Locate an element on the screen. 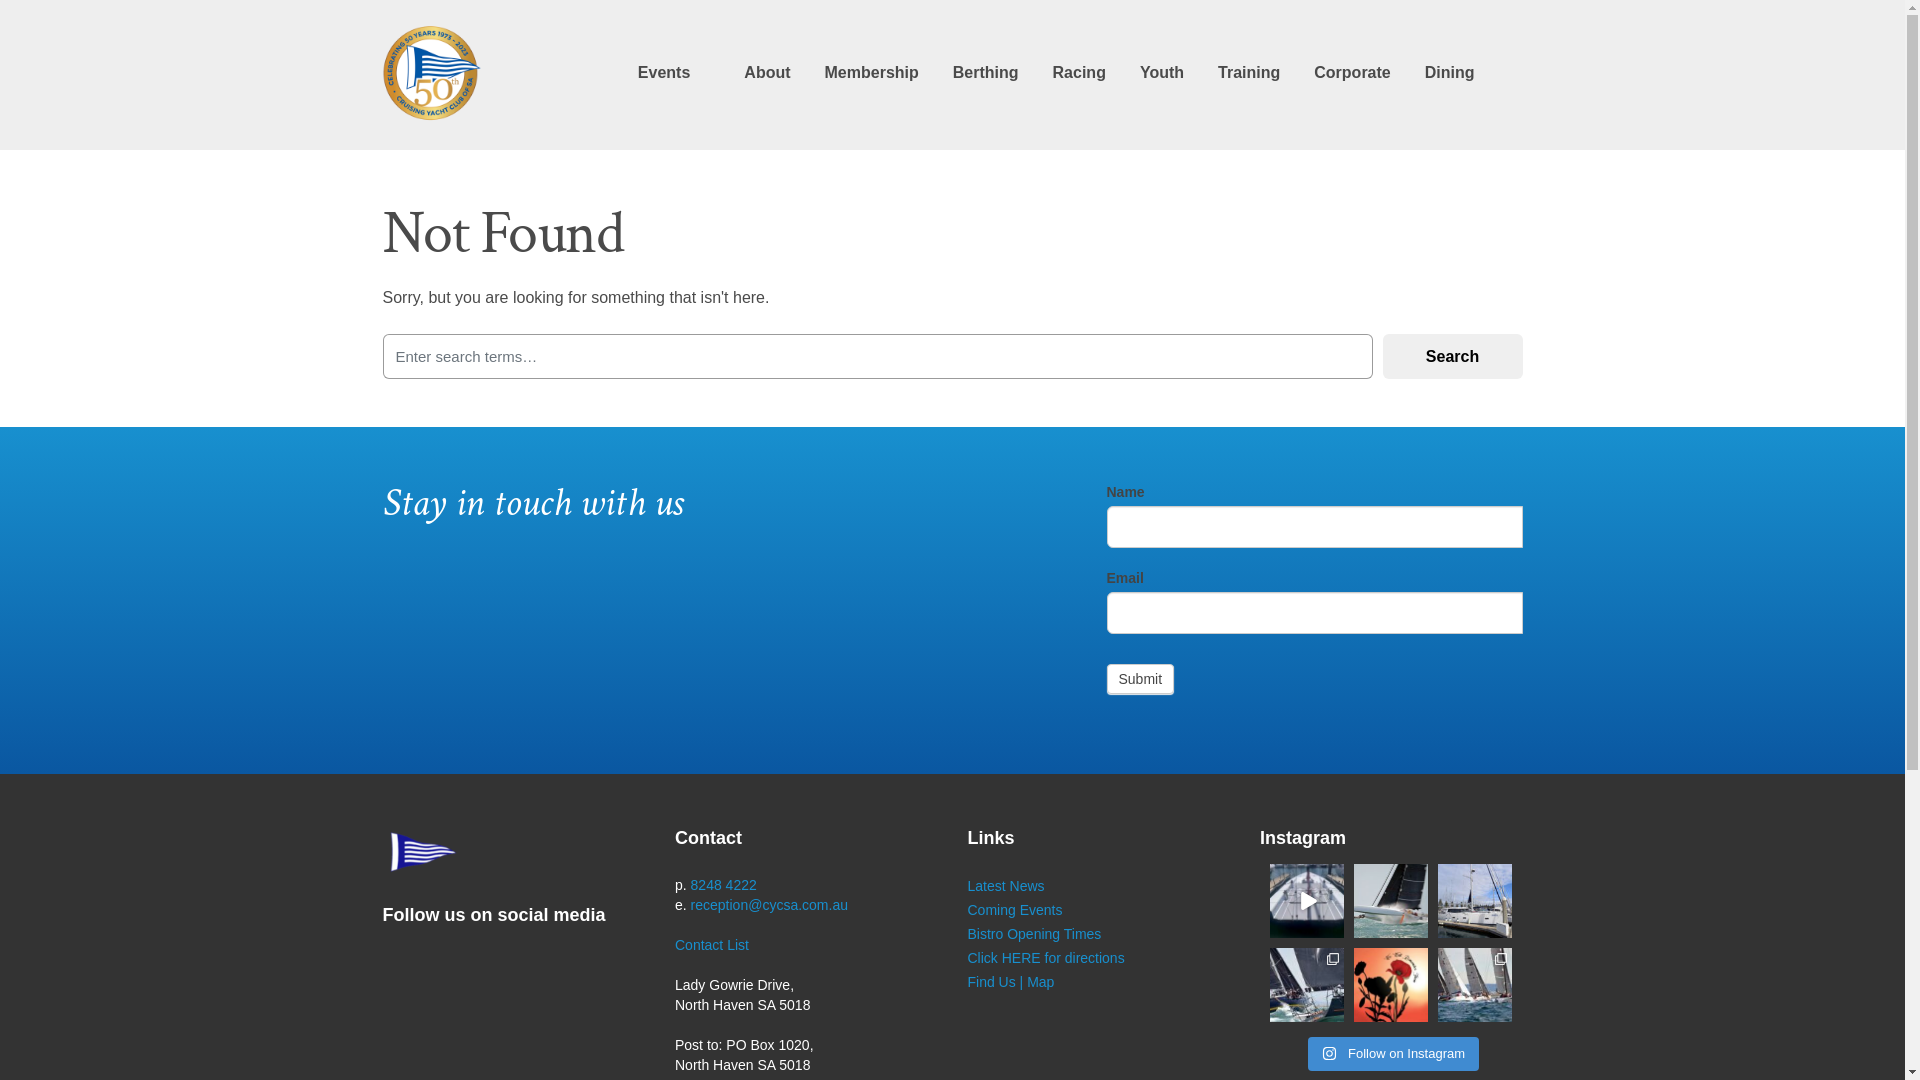 Image resolution: width=1920 pixels, height=1080 pixels. 'Corporate' is located at coordinates (1314, 72).